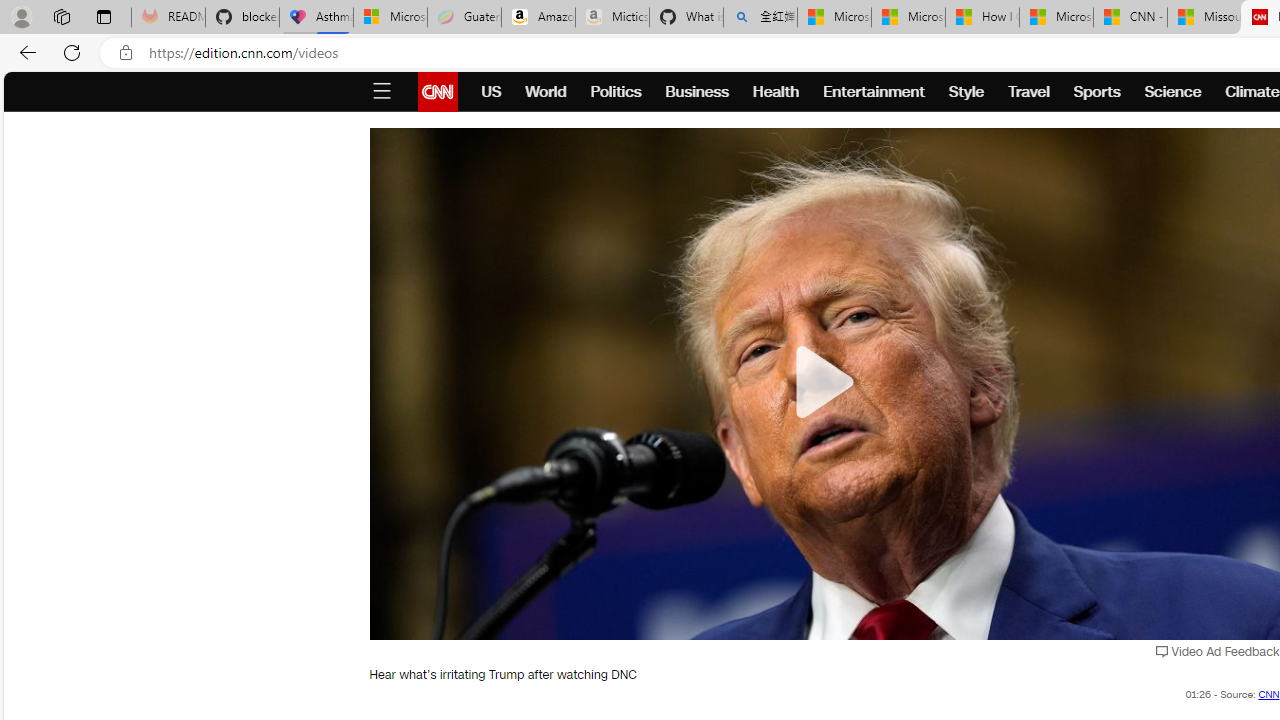  Describe the element at coordinates (775, 92) in the screenshot. I see `'Health'` at that location.